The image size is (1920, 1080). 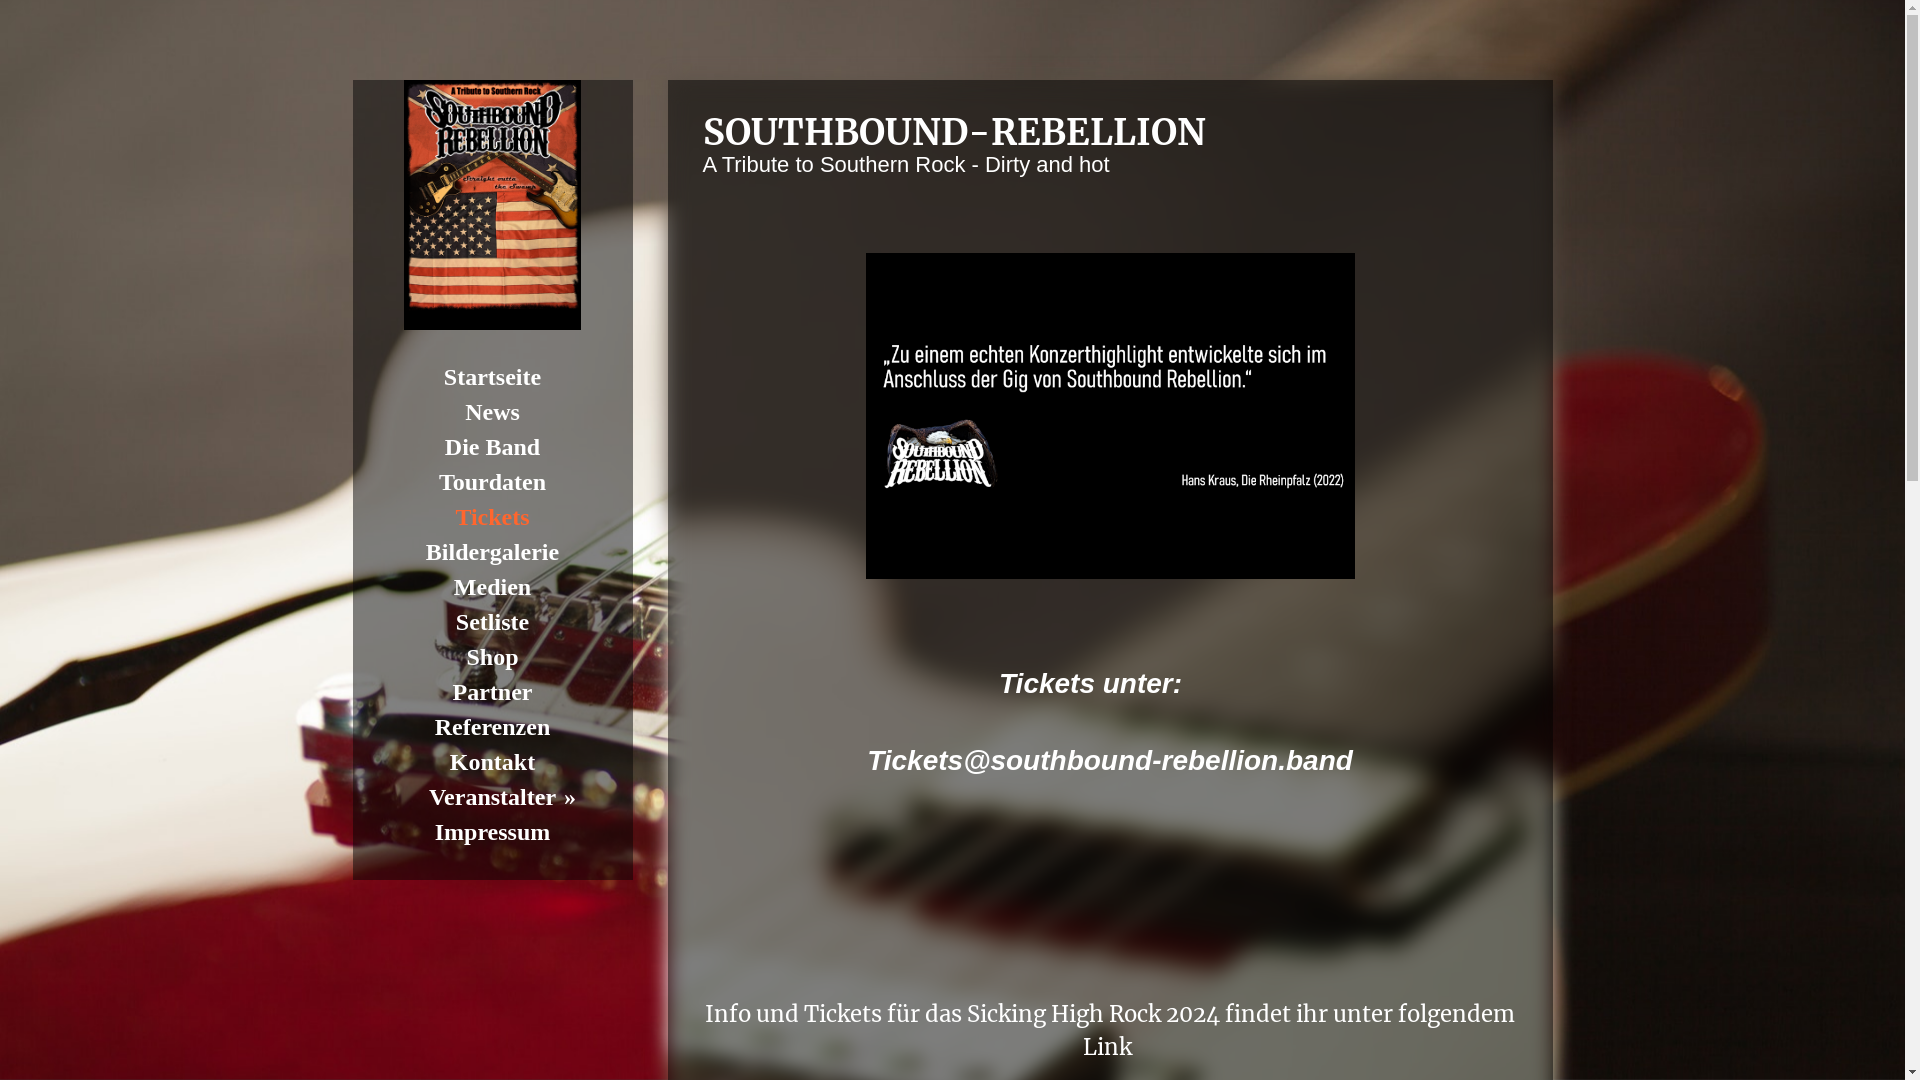 I want to click on 'Die Band', so click(x=491, y=446).